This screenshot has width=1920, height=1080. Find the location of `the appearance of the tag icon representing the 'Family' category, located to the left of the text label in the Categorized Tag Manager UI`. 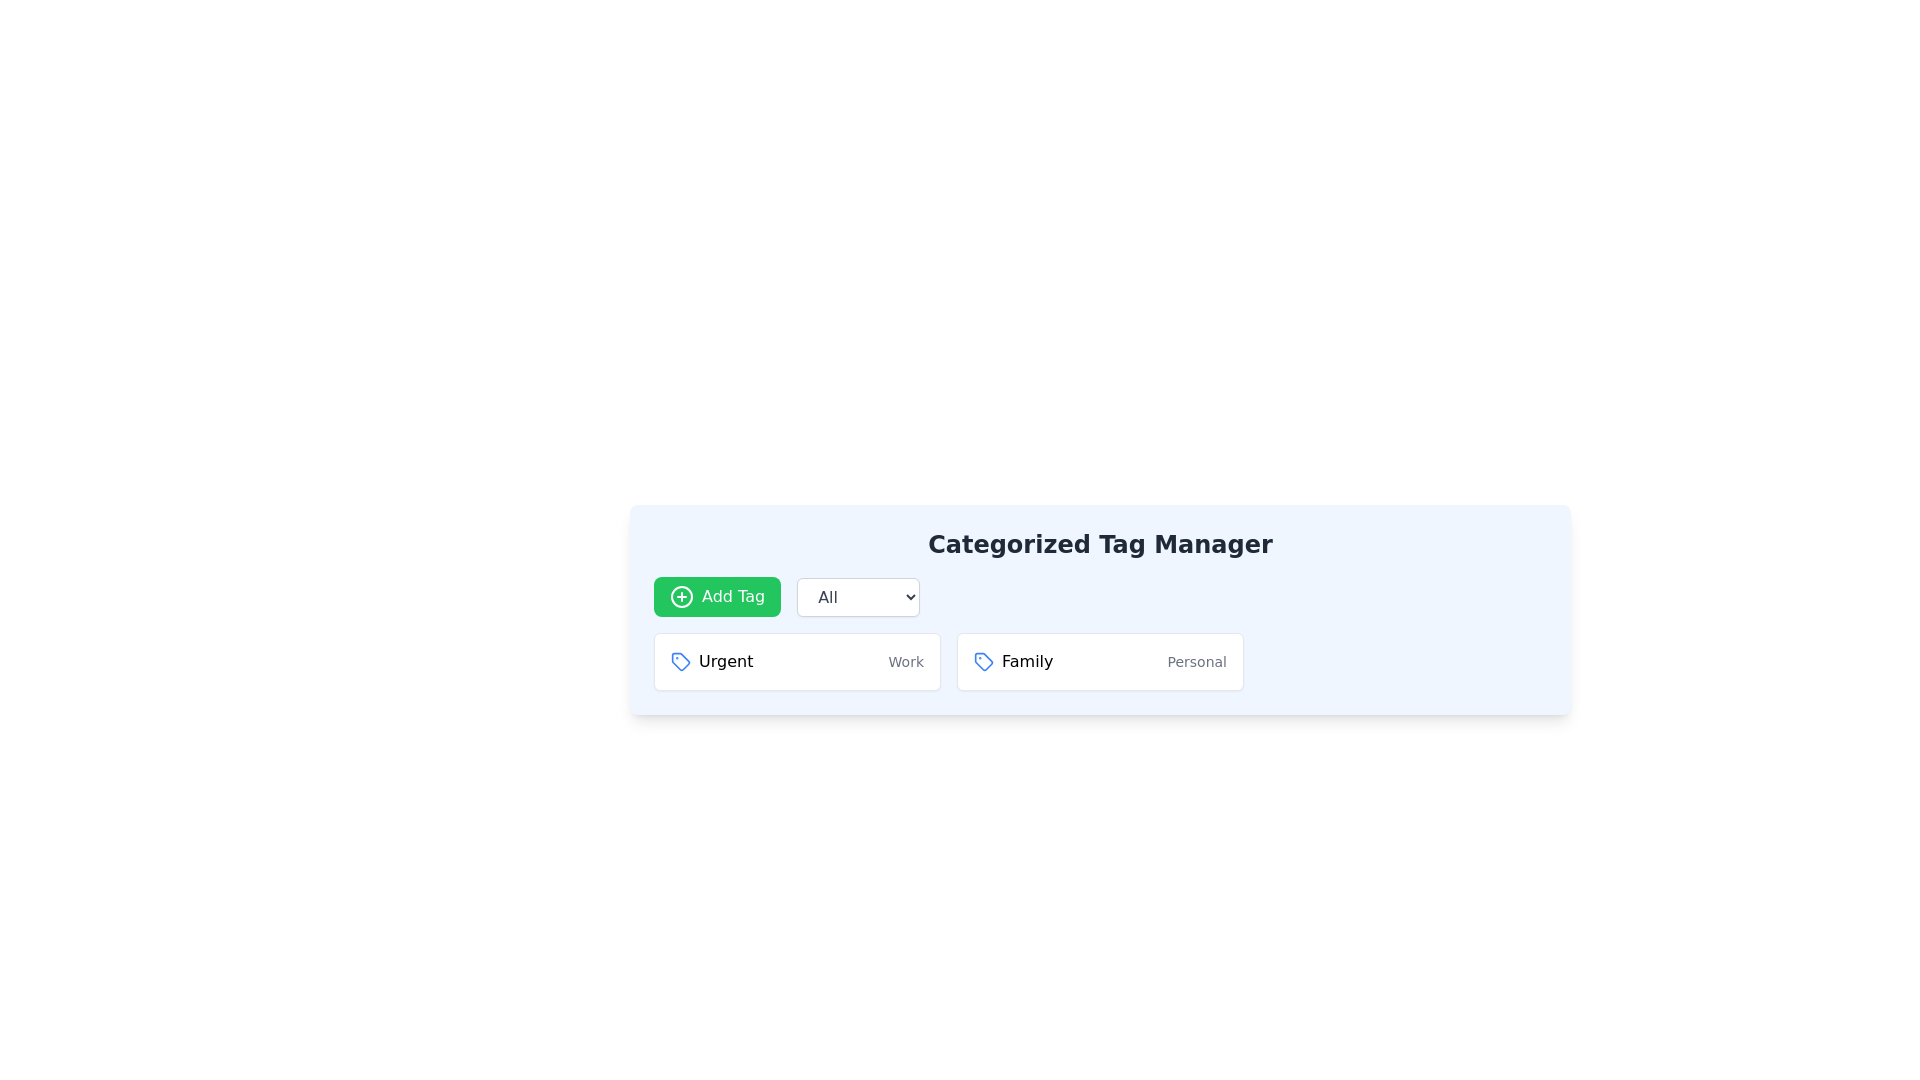

the appearance of the tag icon representing the 'Family' category, located to the left of the text label in the Categorized Tag Manager UI is located at coordinates (983, 662).